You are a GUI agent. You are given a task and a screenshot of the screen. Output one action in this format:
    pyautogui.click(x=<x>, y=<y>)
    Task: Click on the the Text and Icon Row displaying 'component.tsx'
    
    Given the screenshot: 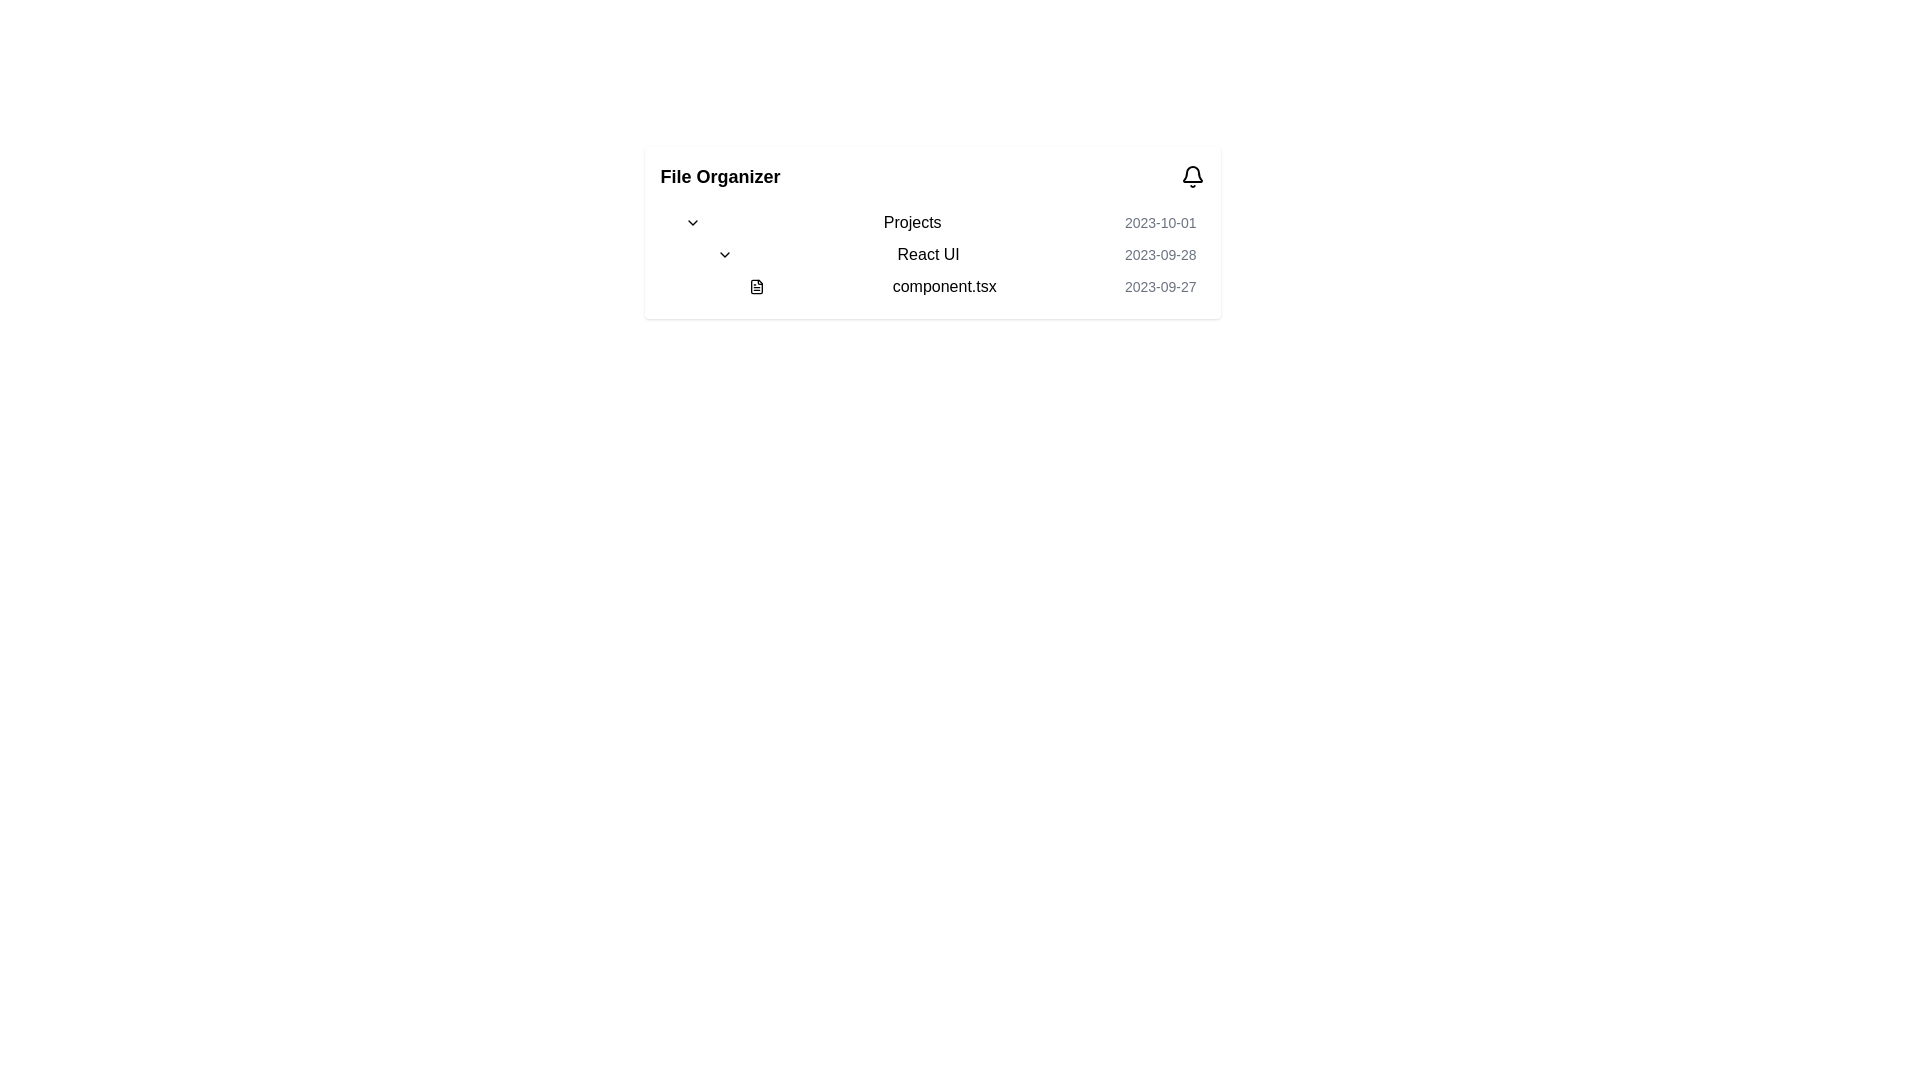 What is the action you would take?
    pyautogui.click(x=964, y=286)
    